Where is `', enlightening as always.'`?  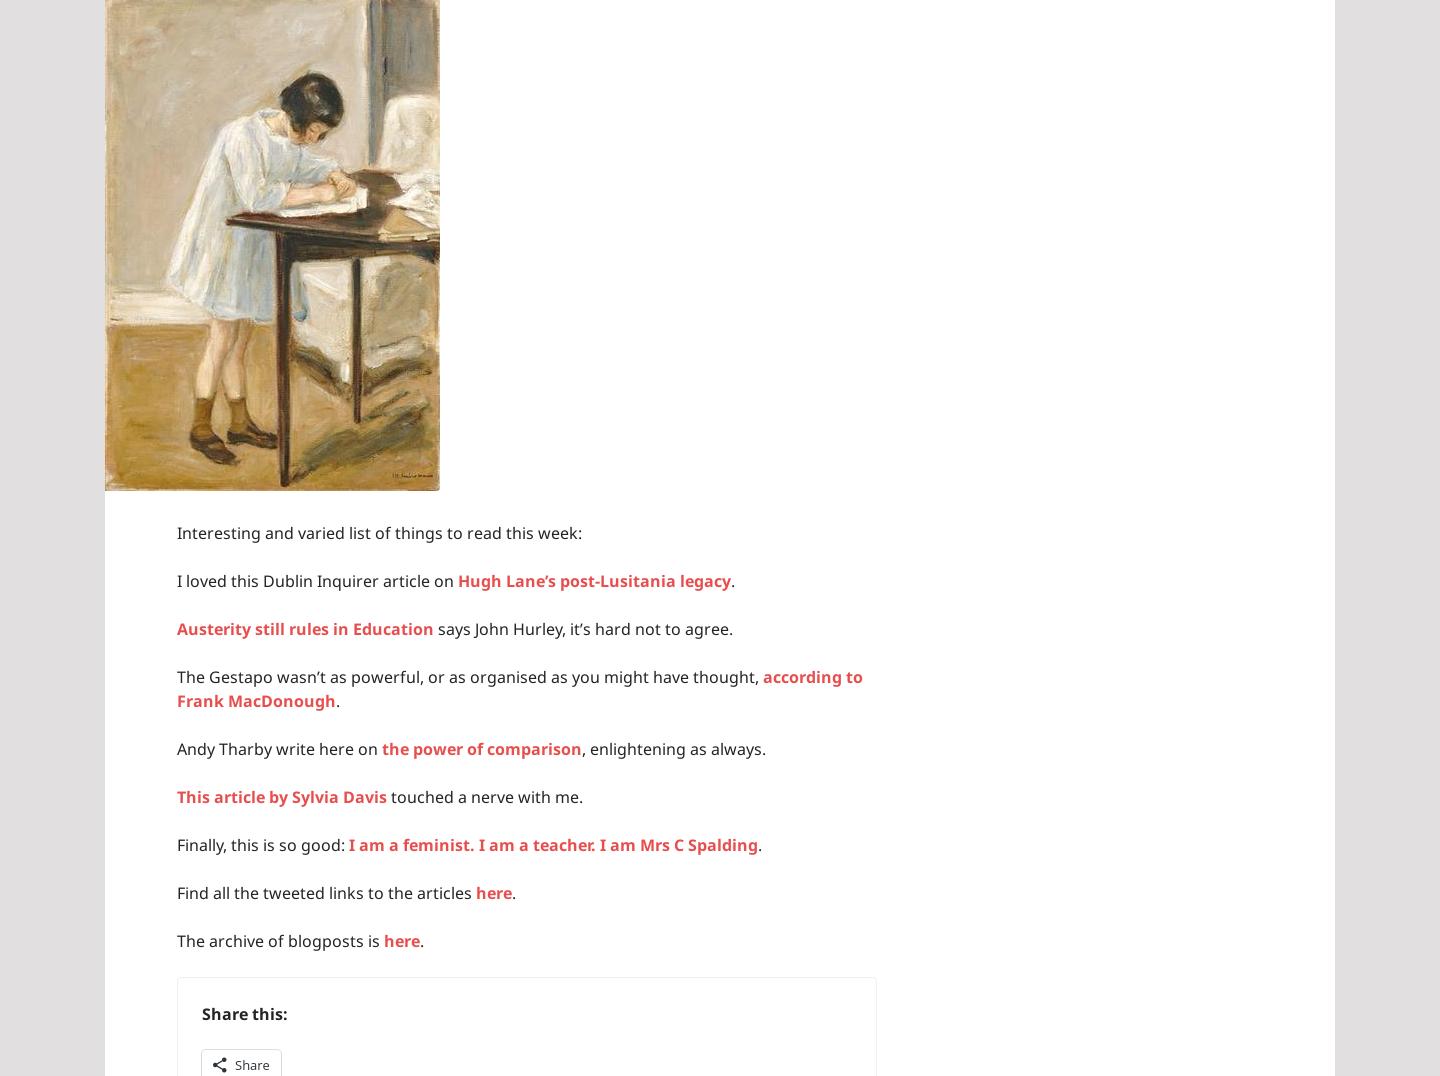
', enlightening as always.' is located at coordinates (674, 747).